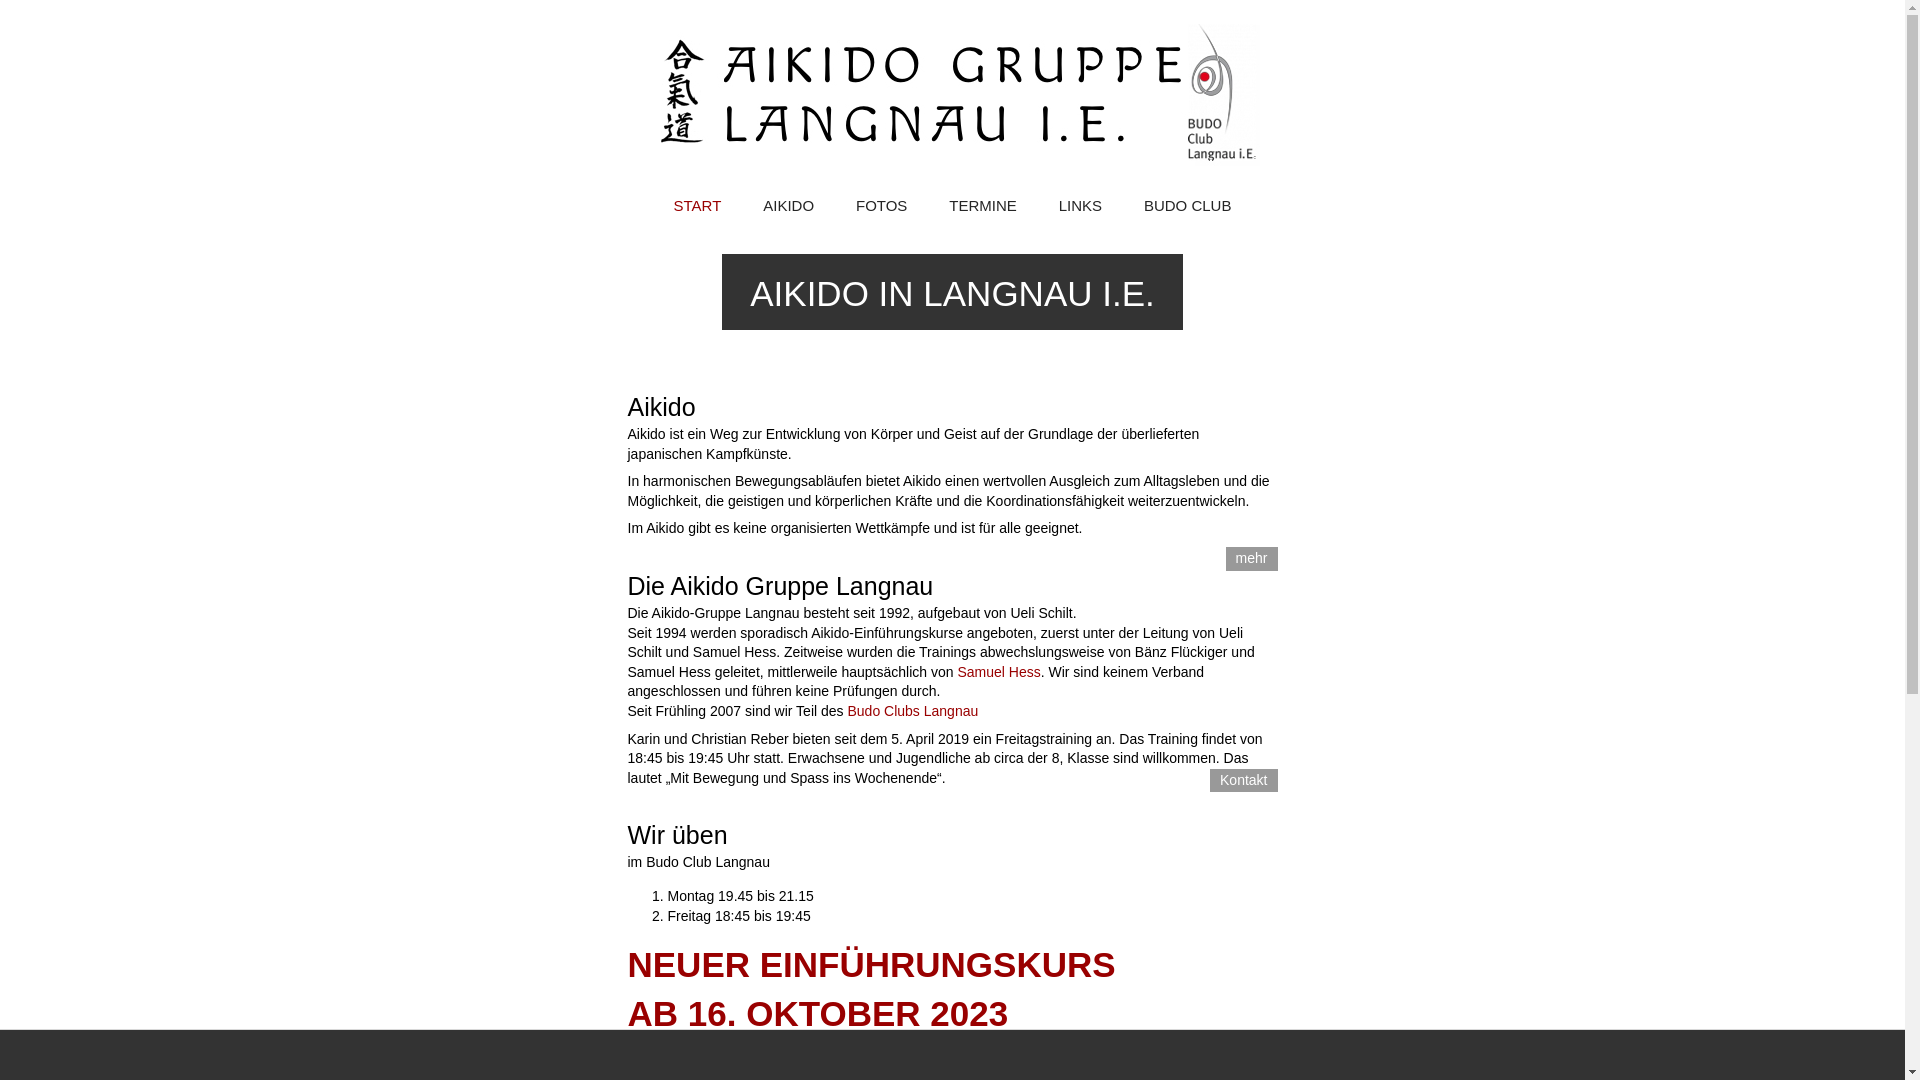 This screenshot has width=1920, height=1080. What do you see at coordinates (998, 671) in the screenshot?
I see `'Samuel Hess'` at bounding box center [998, 671].